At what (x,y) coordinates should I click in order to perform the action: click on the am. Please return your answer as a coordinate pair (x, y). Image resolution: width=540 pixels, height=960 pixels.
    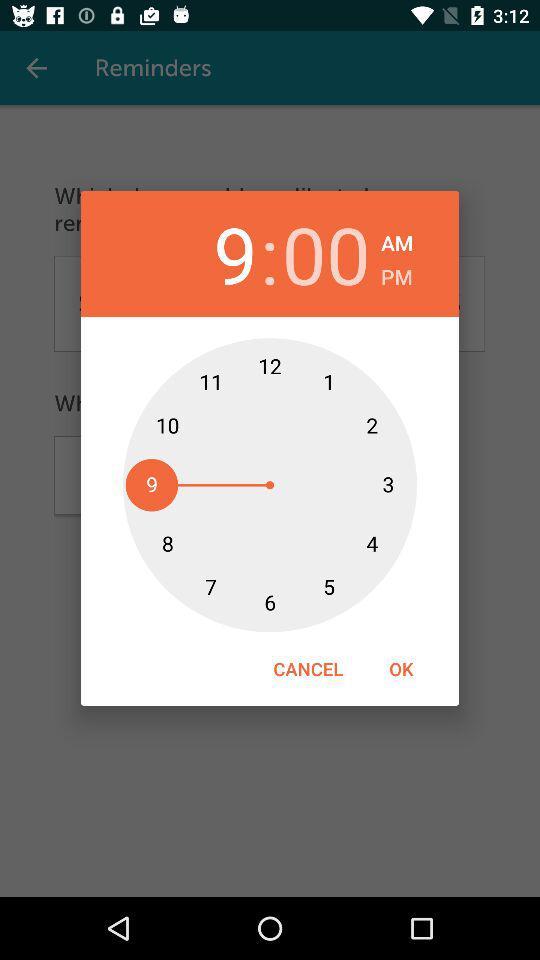
    Looking at the image, I should click on (397, 240).